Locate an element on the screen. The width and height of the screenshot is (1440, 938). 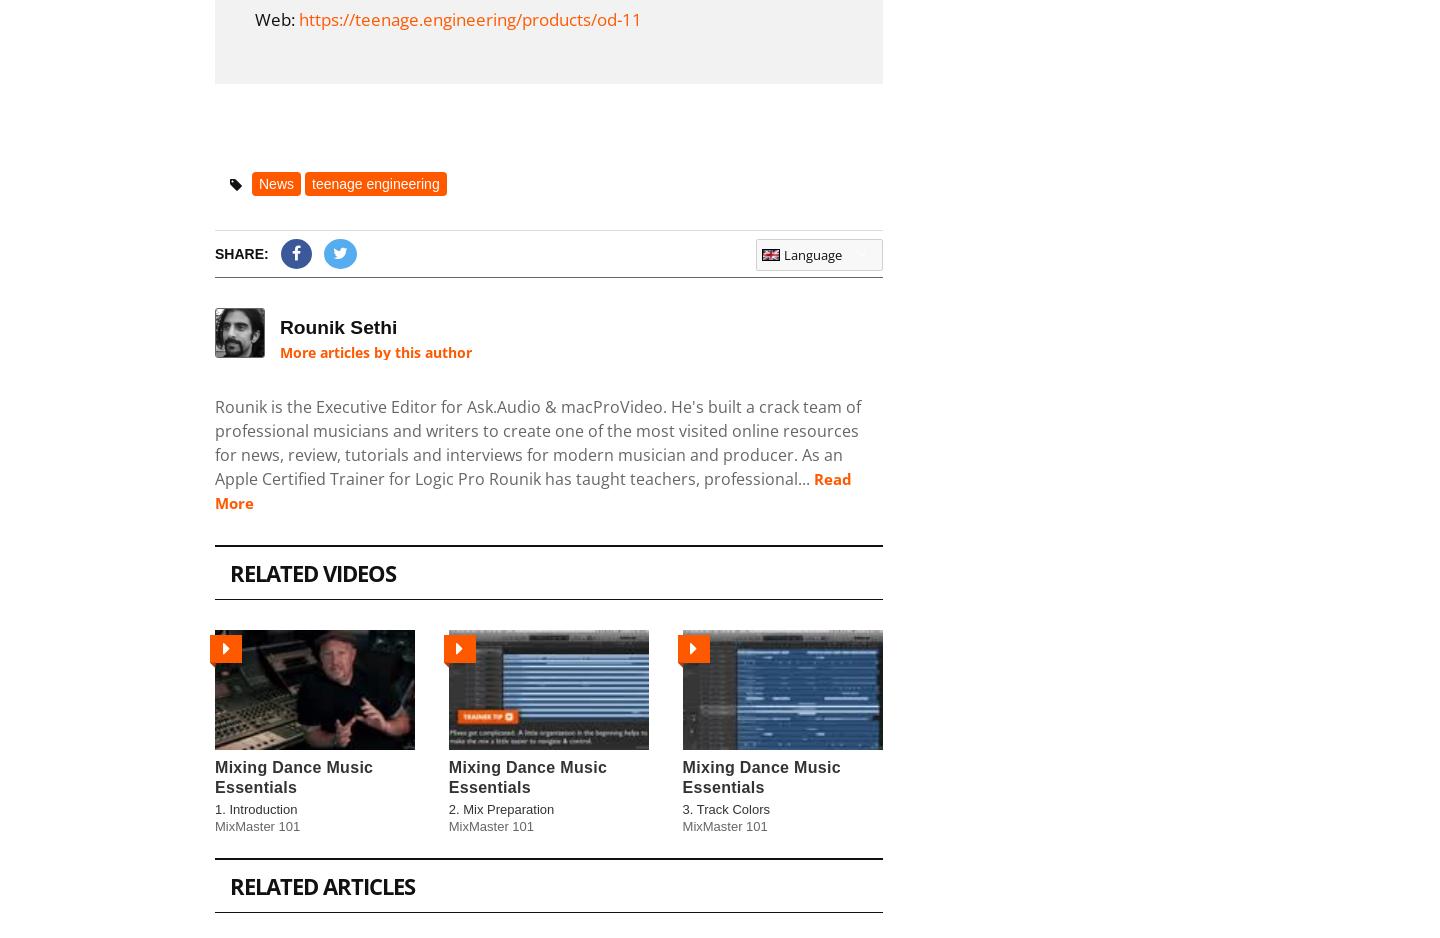
'1. Introduction' is located at coordinates (255, 809).